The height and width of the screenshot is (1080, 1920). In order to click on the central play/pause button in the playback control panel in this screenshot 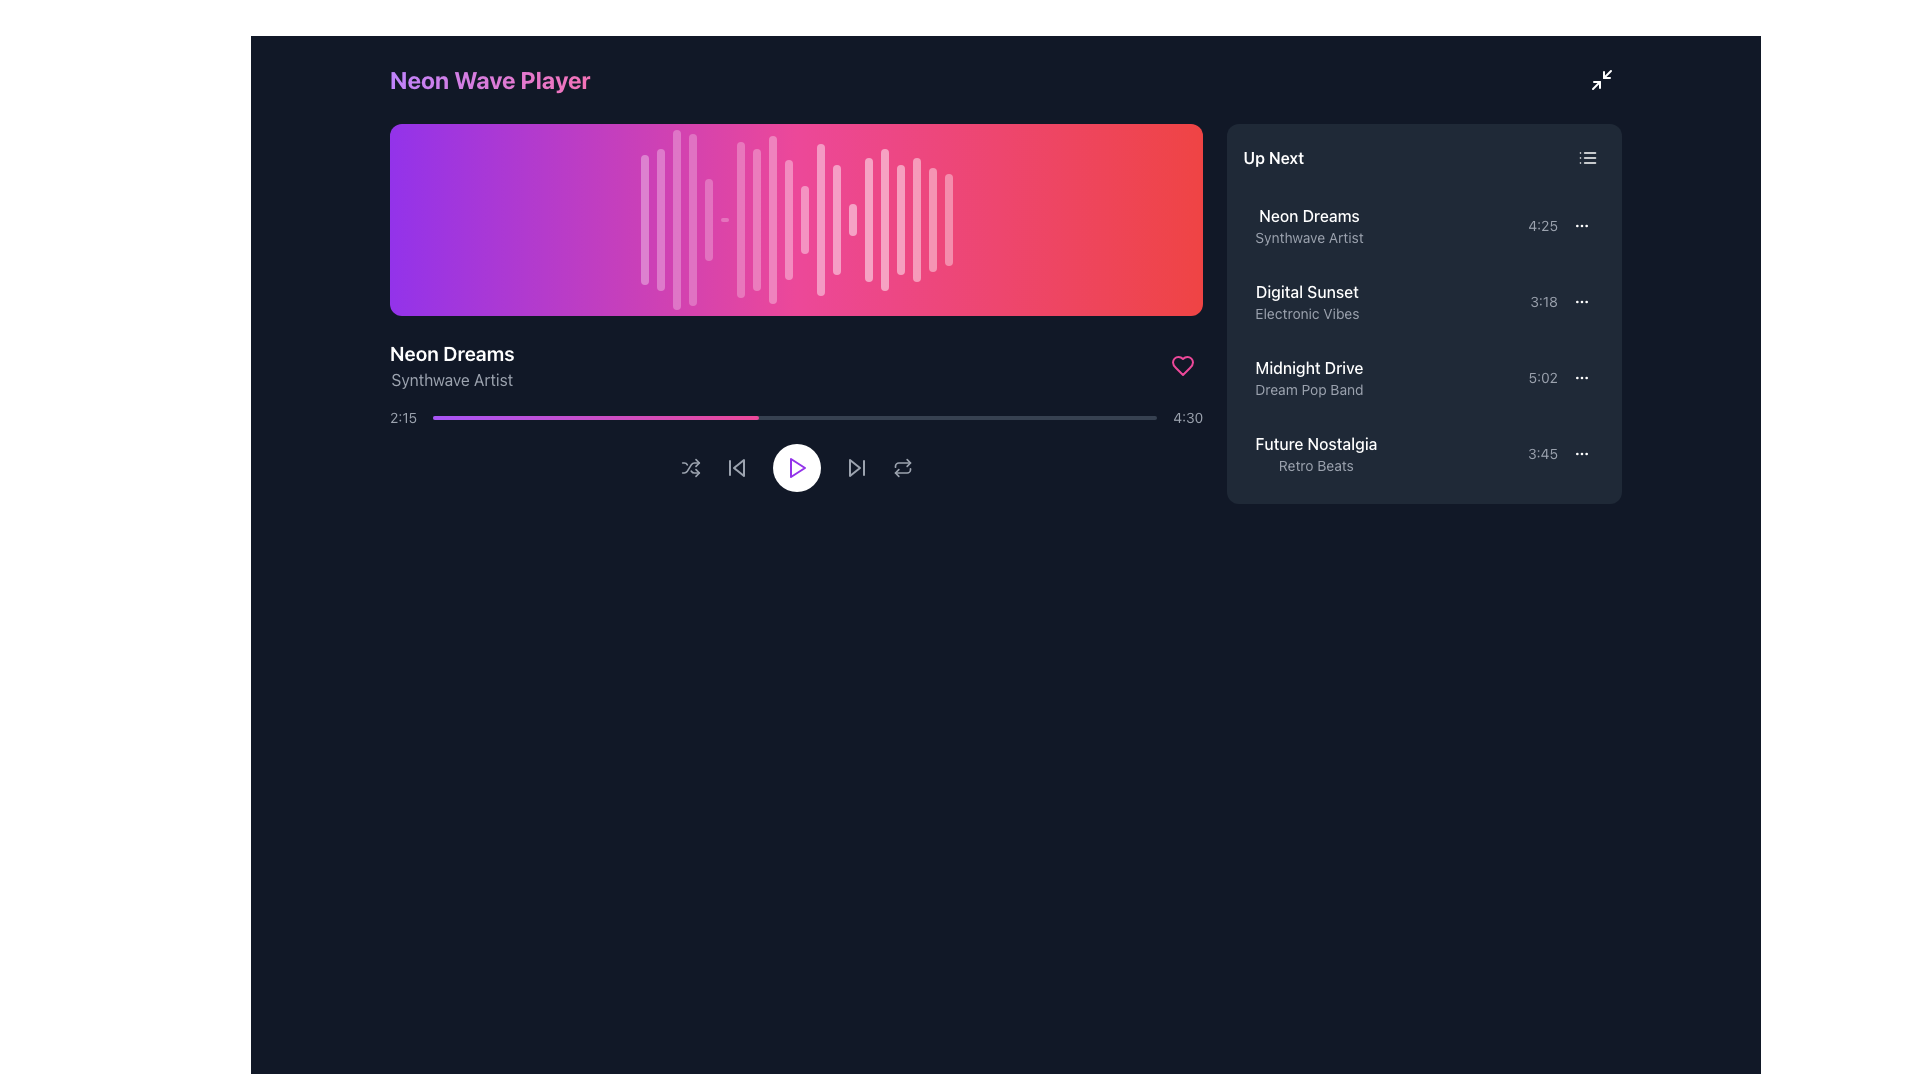, I will do `click(795, 467)`.